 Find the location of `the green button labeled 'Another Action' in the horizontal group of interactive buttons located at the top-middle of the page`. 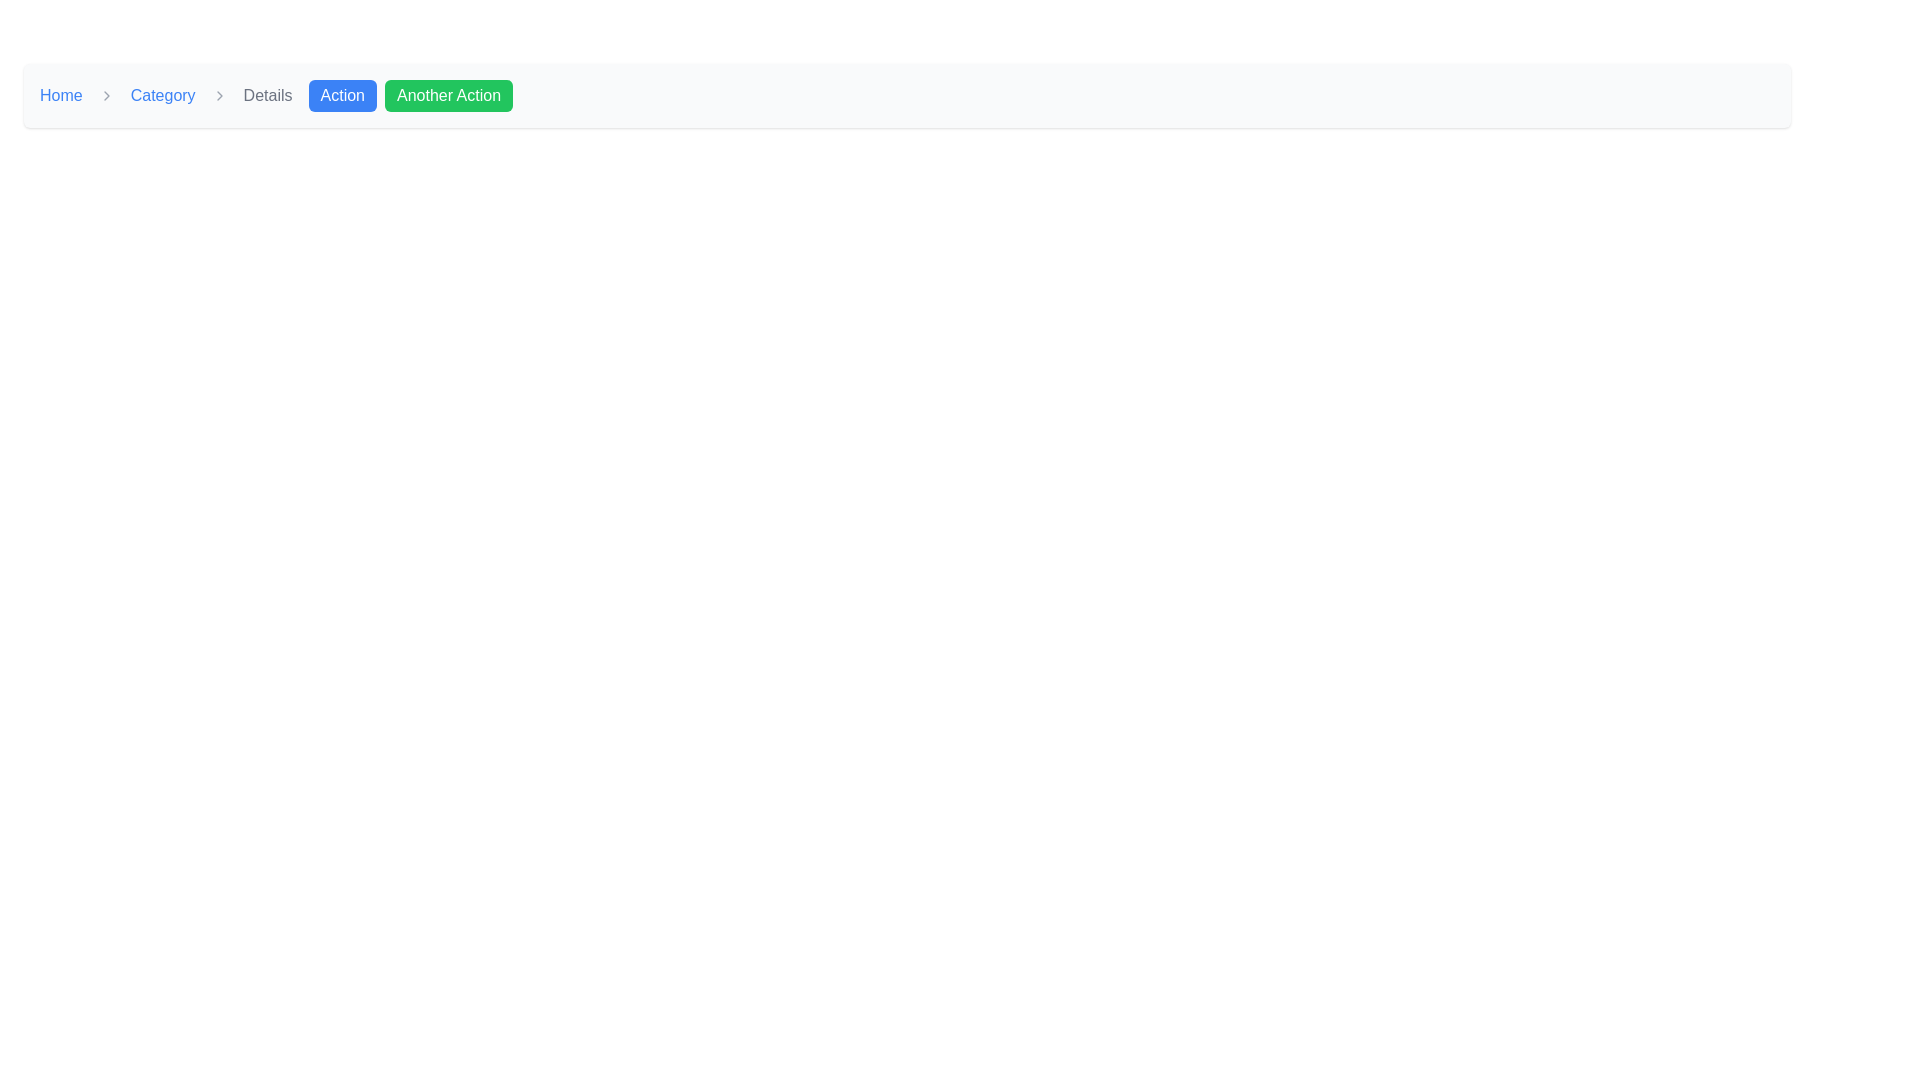

the green button labeled 'Another Action' in the horizontal group of interactive buttons located at the top-middle of the page is located at coordinates (409, 96).